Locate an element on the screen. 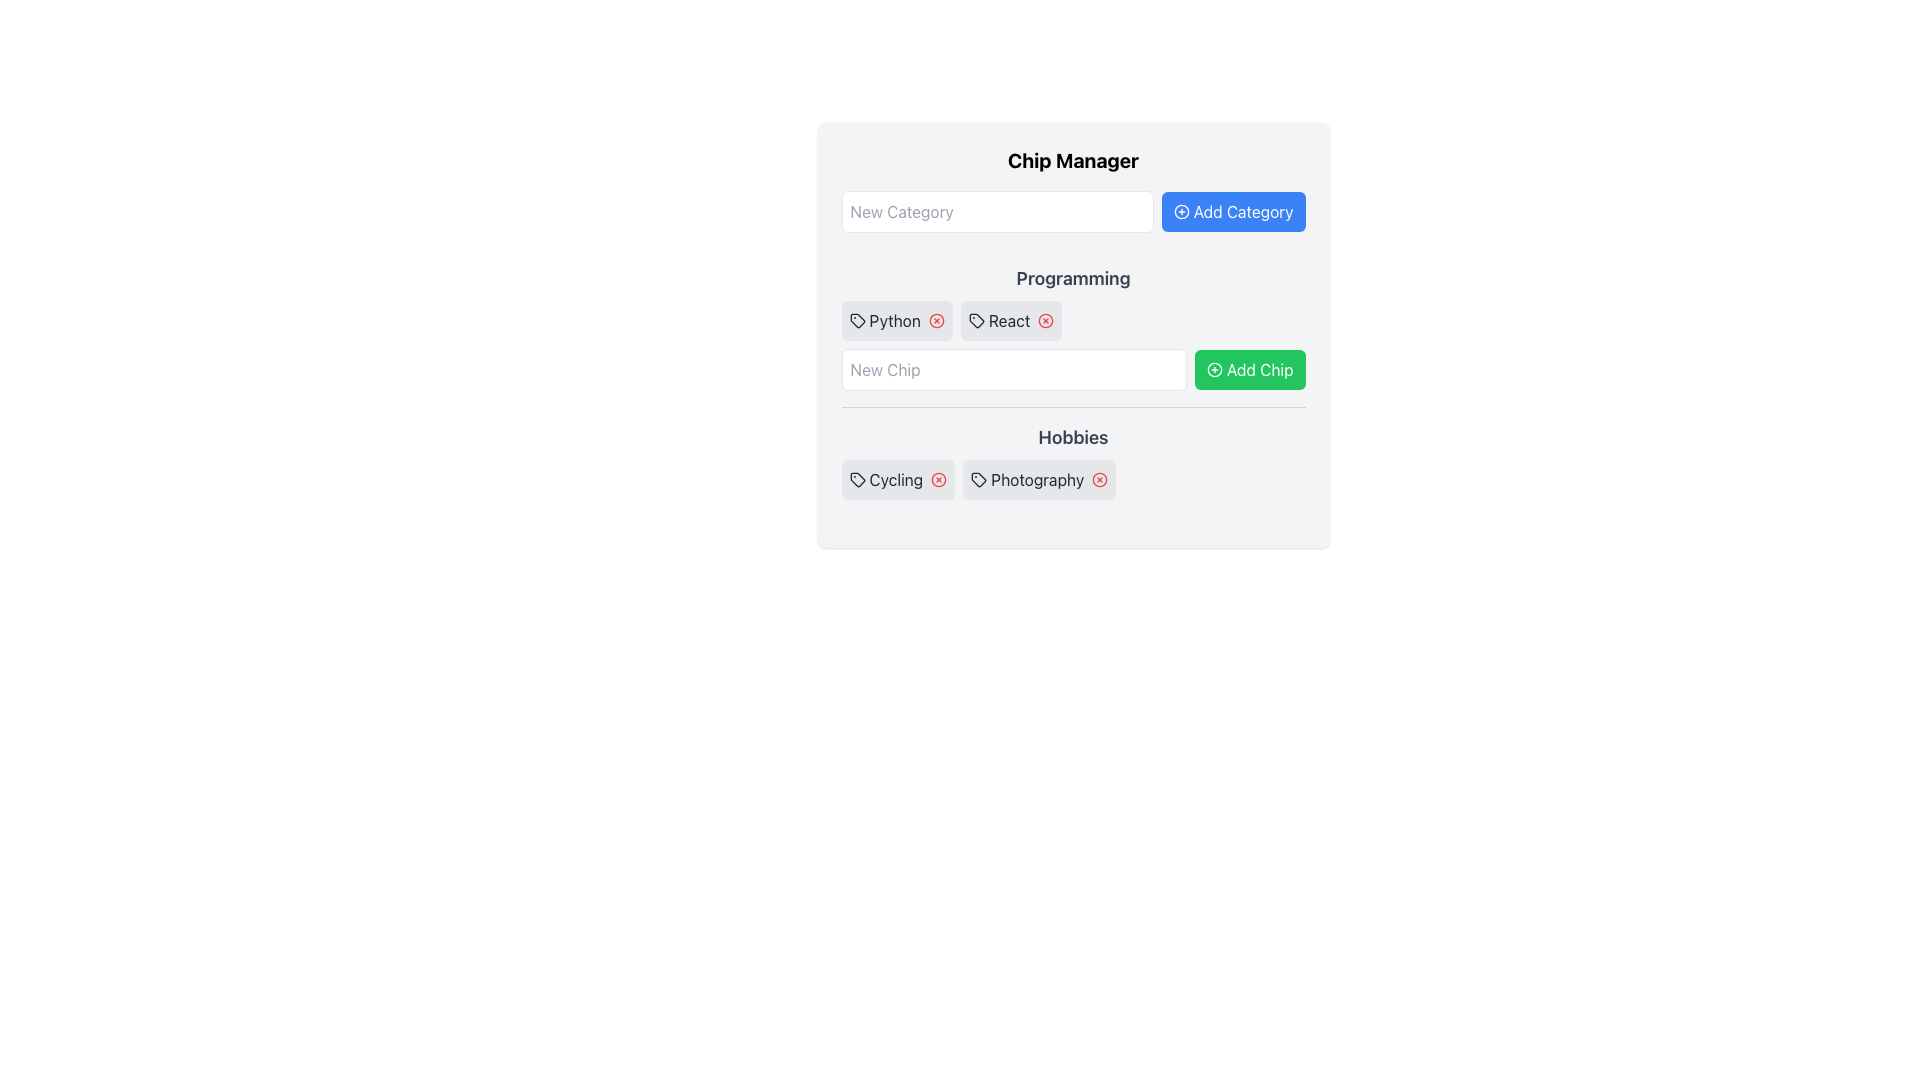  the small circular close/delete icon with a red border located to the right of the text 'Python' in the 'Programming' section is located at coordinates (935, 319).